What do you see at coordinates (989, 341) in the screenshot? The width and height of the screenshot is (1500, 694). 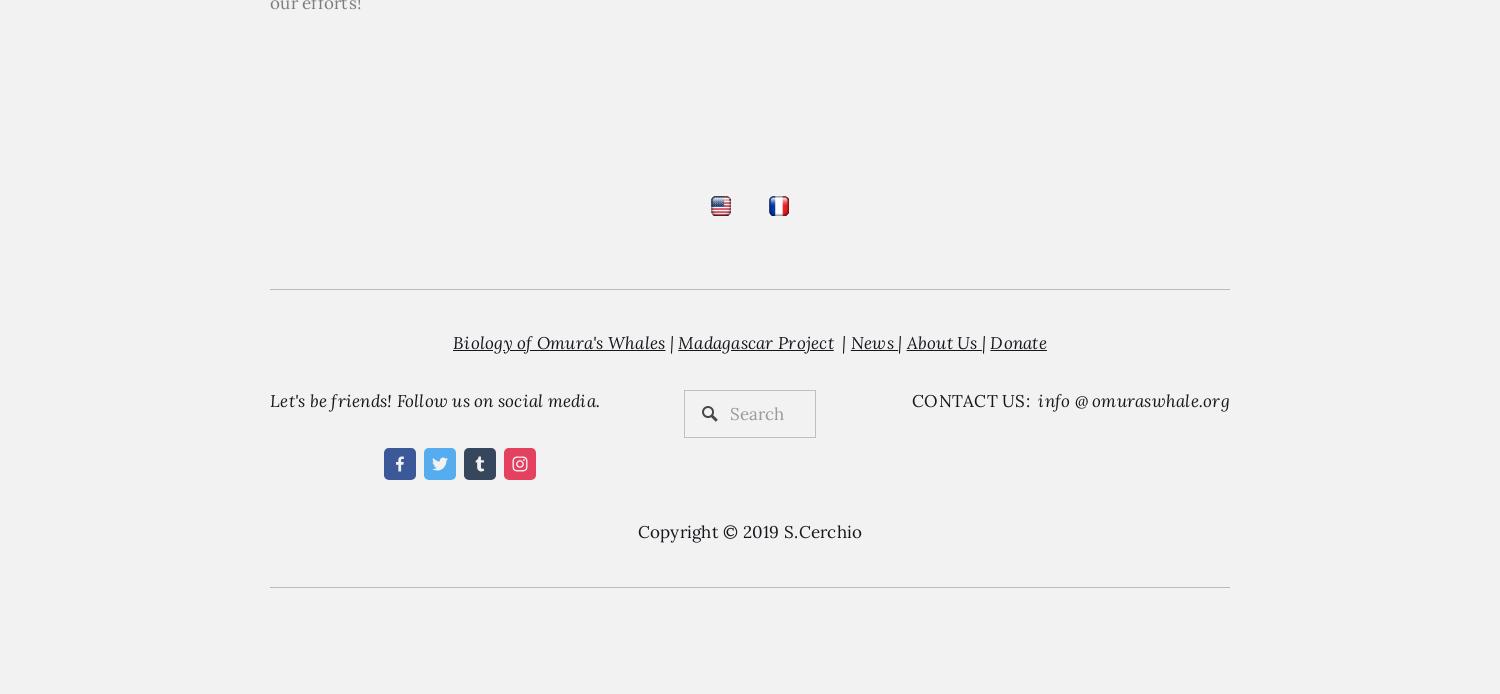 I see `'Donate'` at bounding box center [989, 341].